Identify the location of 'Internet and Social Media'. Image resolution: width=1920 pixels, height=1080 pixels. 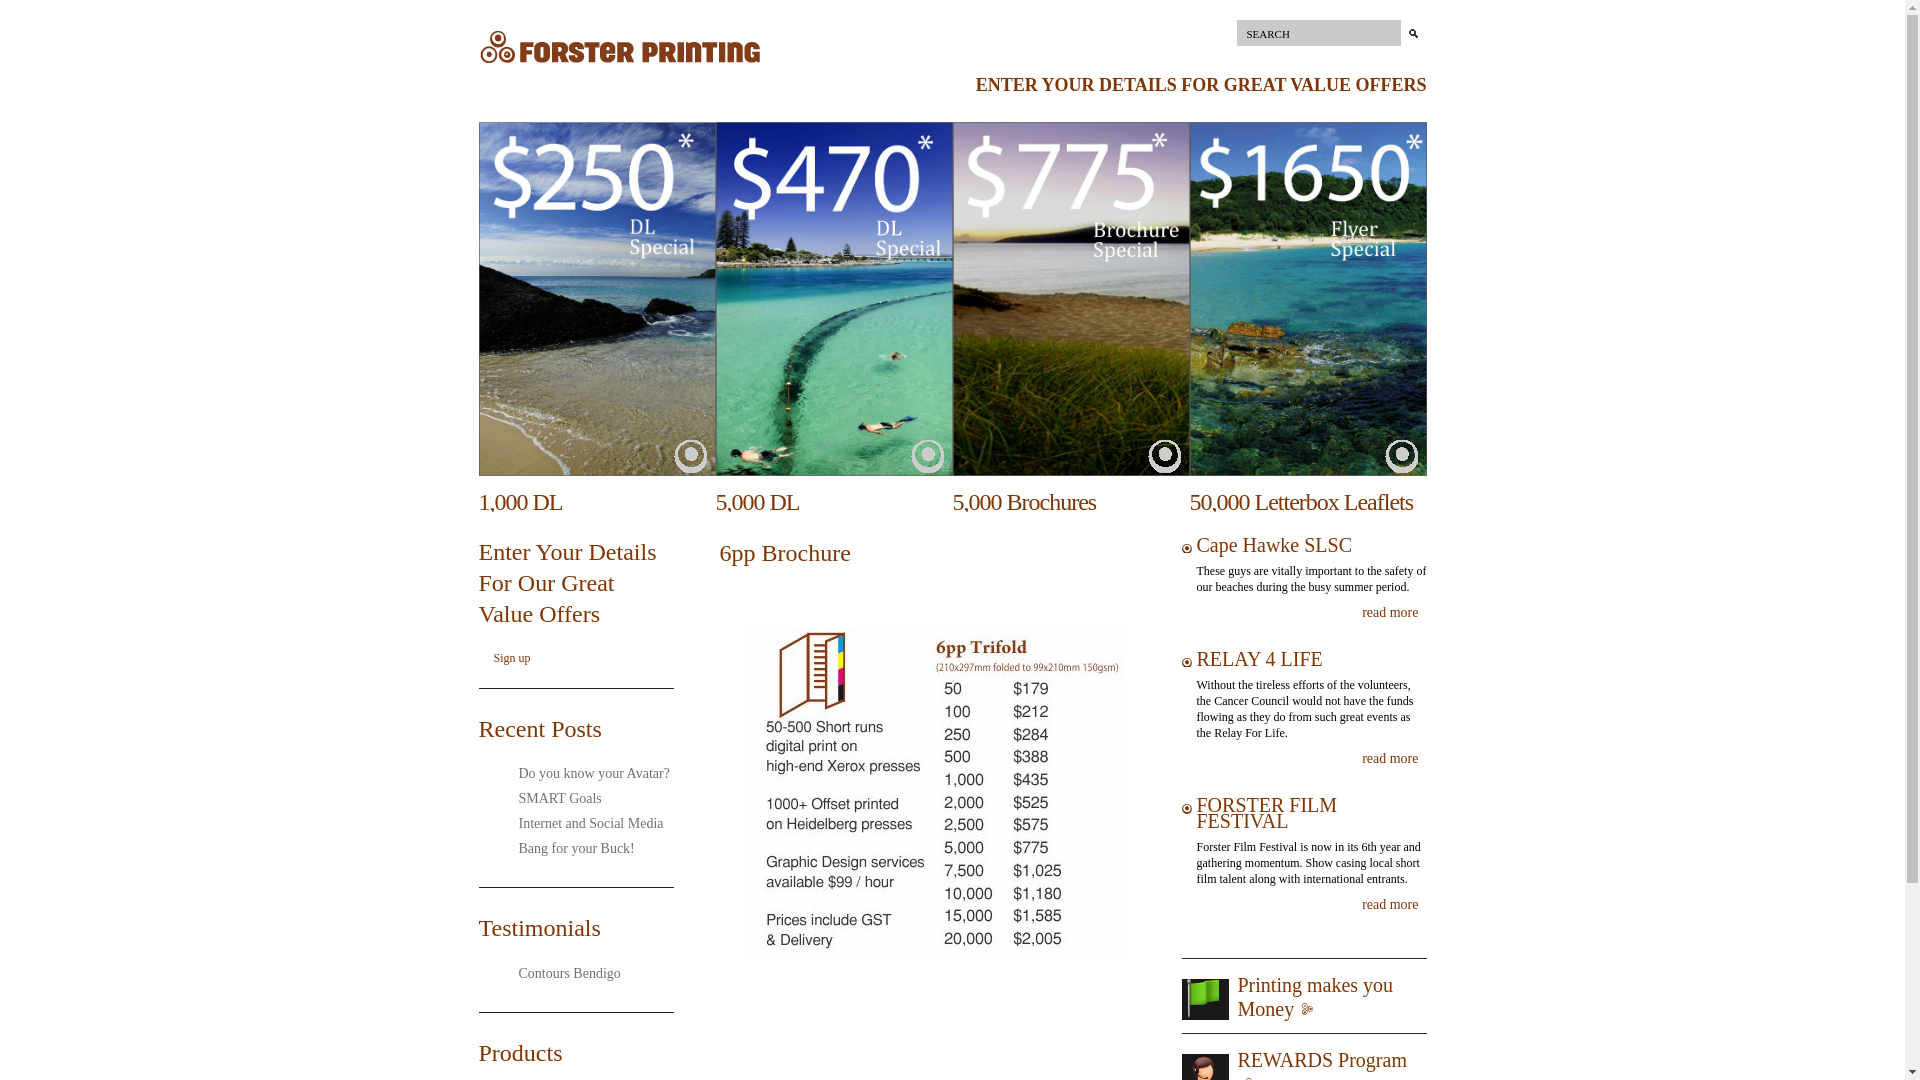
(582, 823).